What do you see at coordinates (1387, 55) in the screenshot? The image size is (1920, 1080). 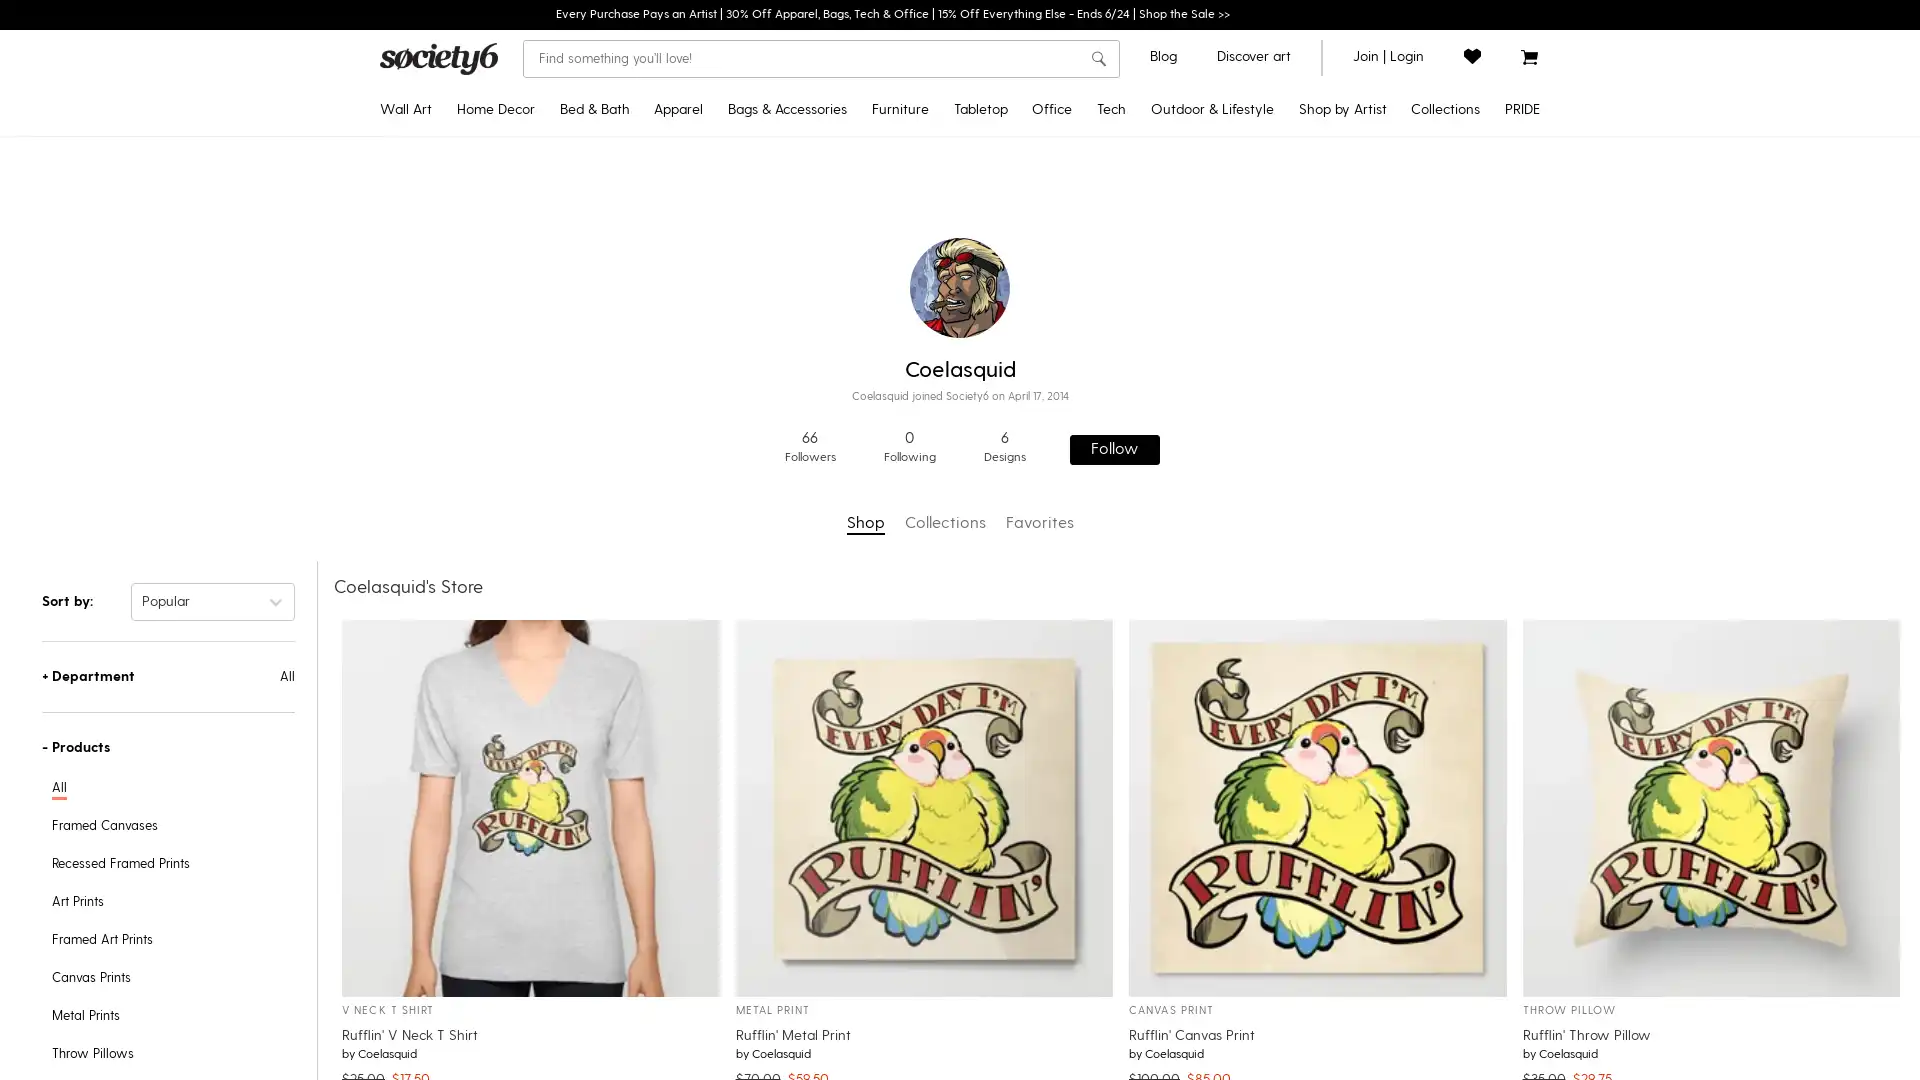 I see `join or login` at bounding box center [1387, 55].